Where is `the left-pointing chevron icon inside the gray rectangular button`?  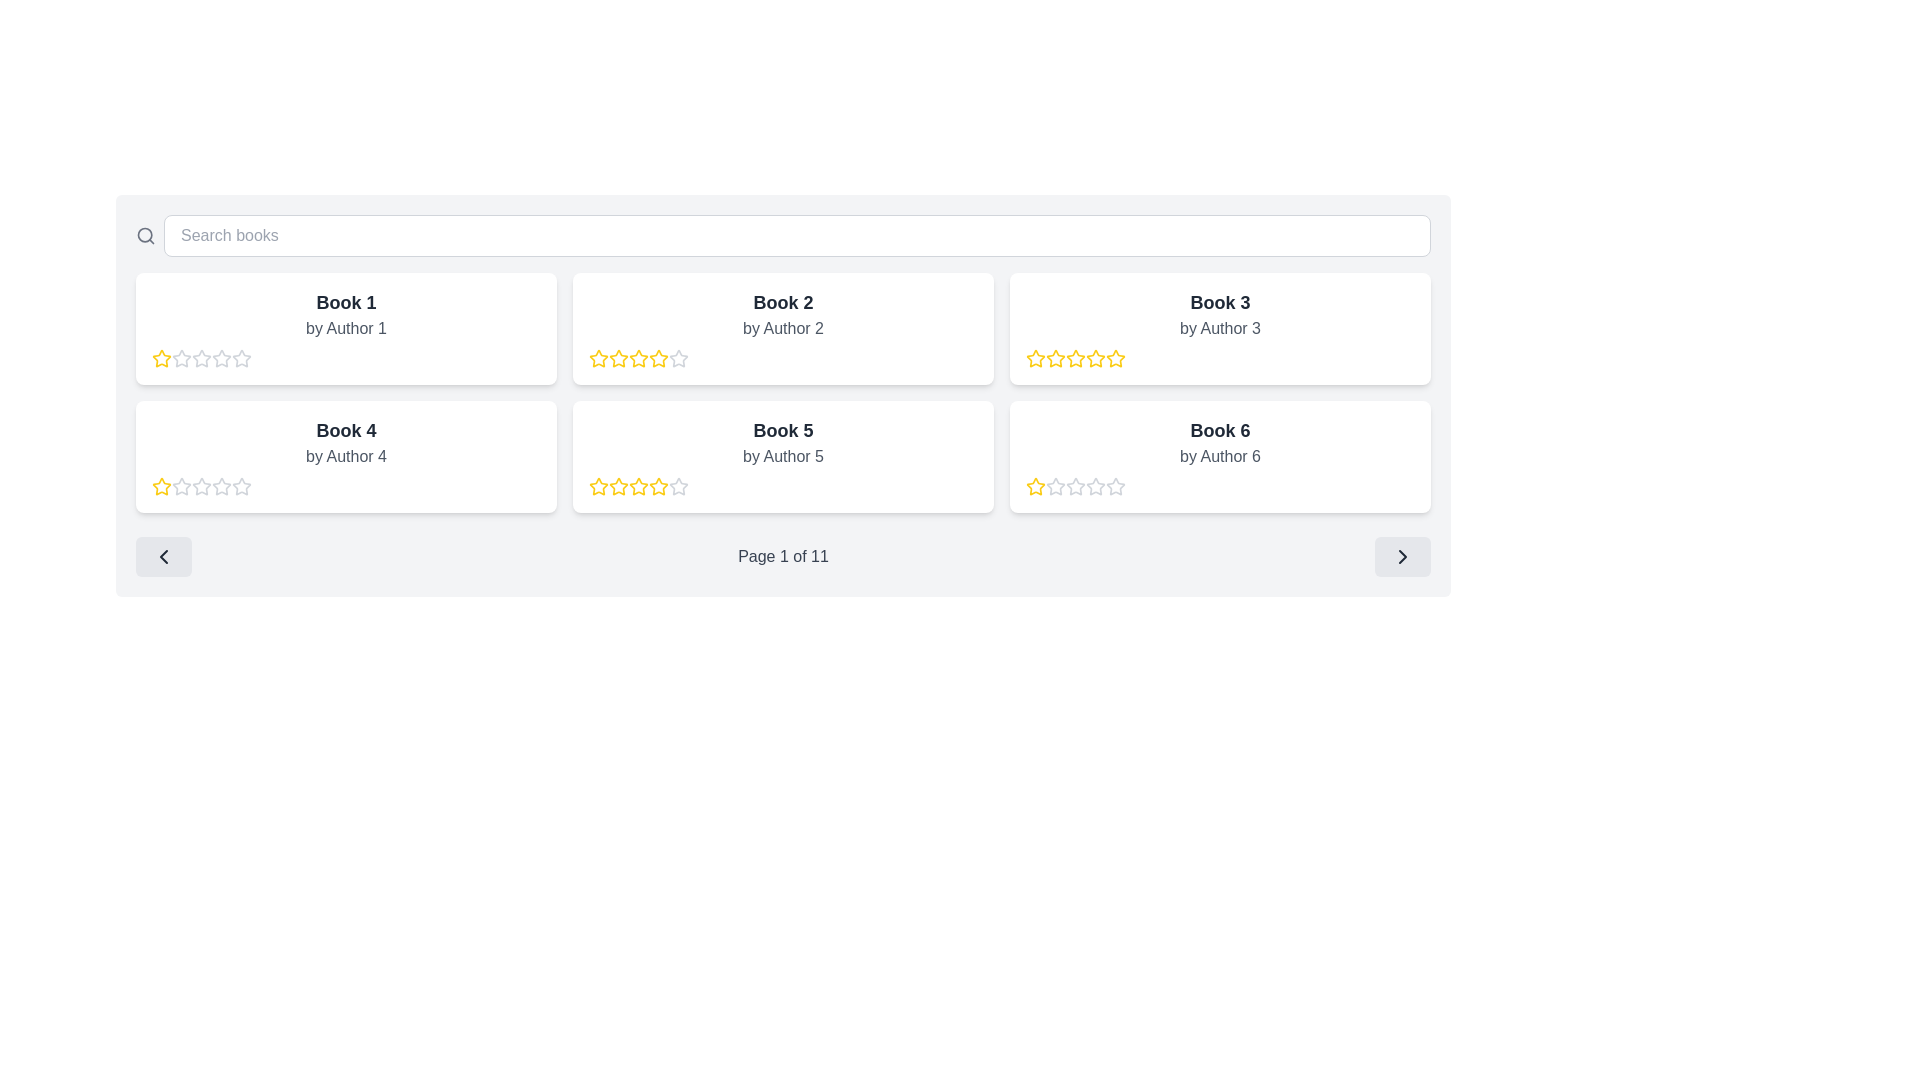
the left-pointing chevron icon inside the gray rectangular button is located at coordinates (163, 556).